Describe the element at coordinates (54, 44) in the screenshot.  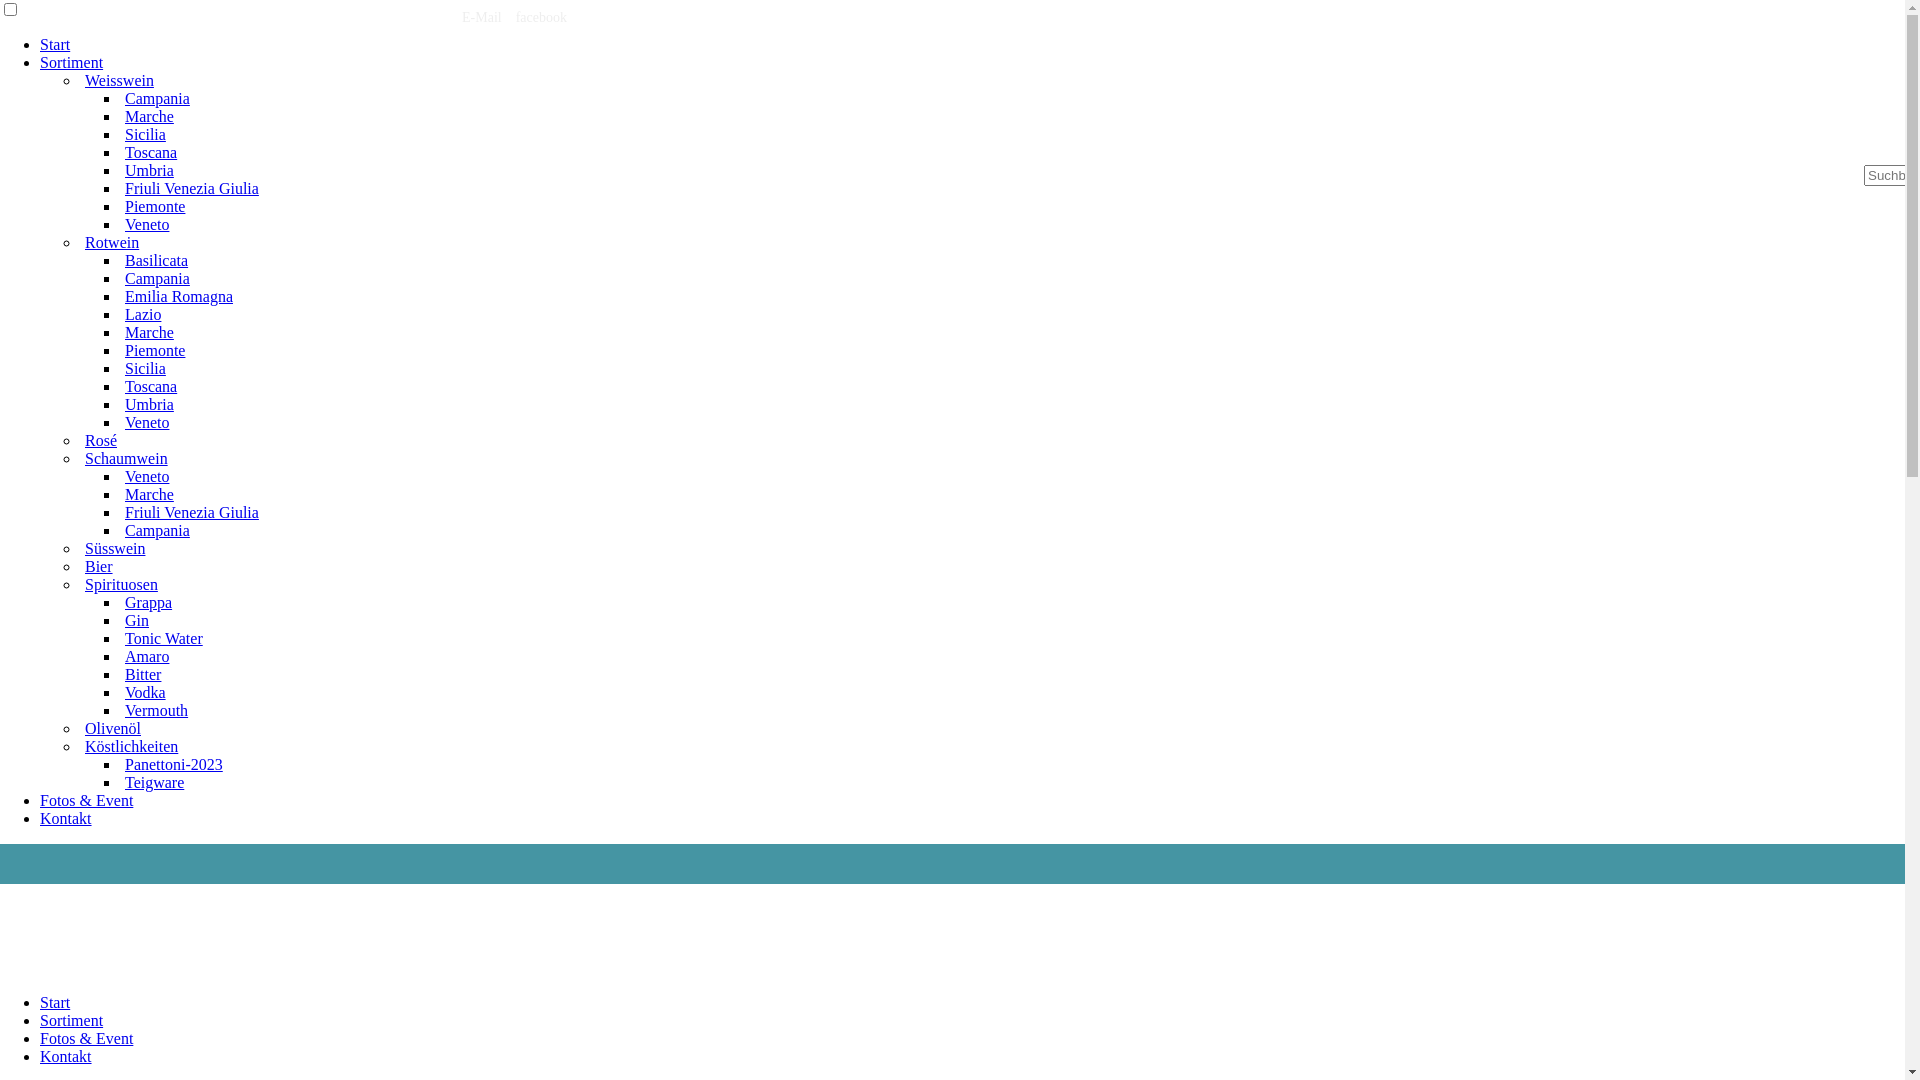
I see `'Start'` at that location.